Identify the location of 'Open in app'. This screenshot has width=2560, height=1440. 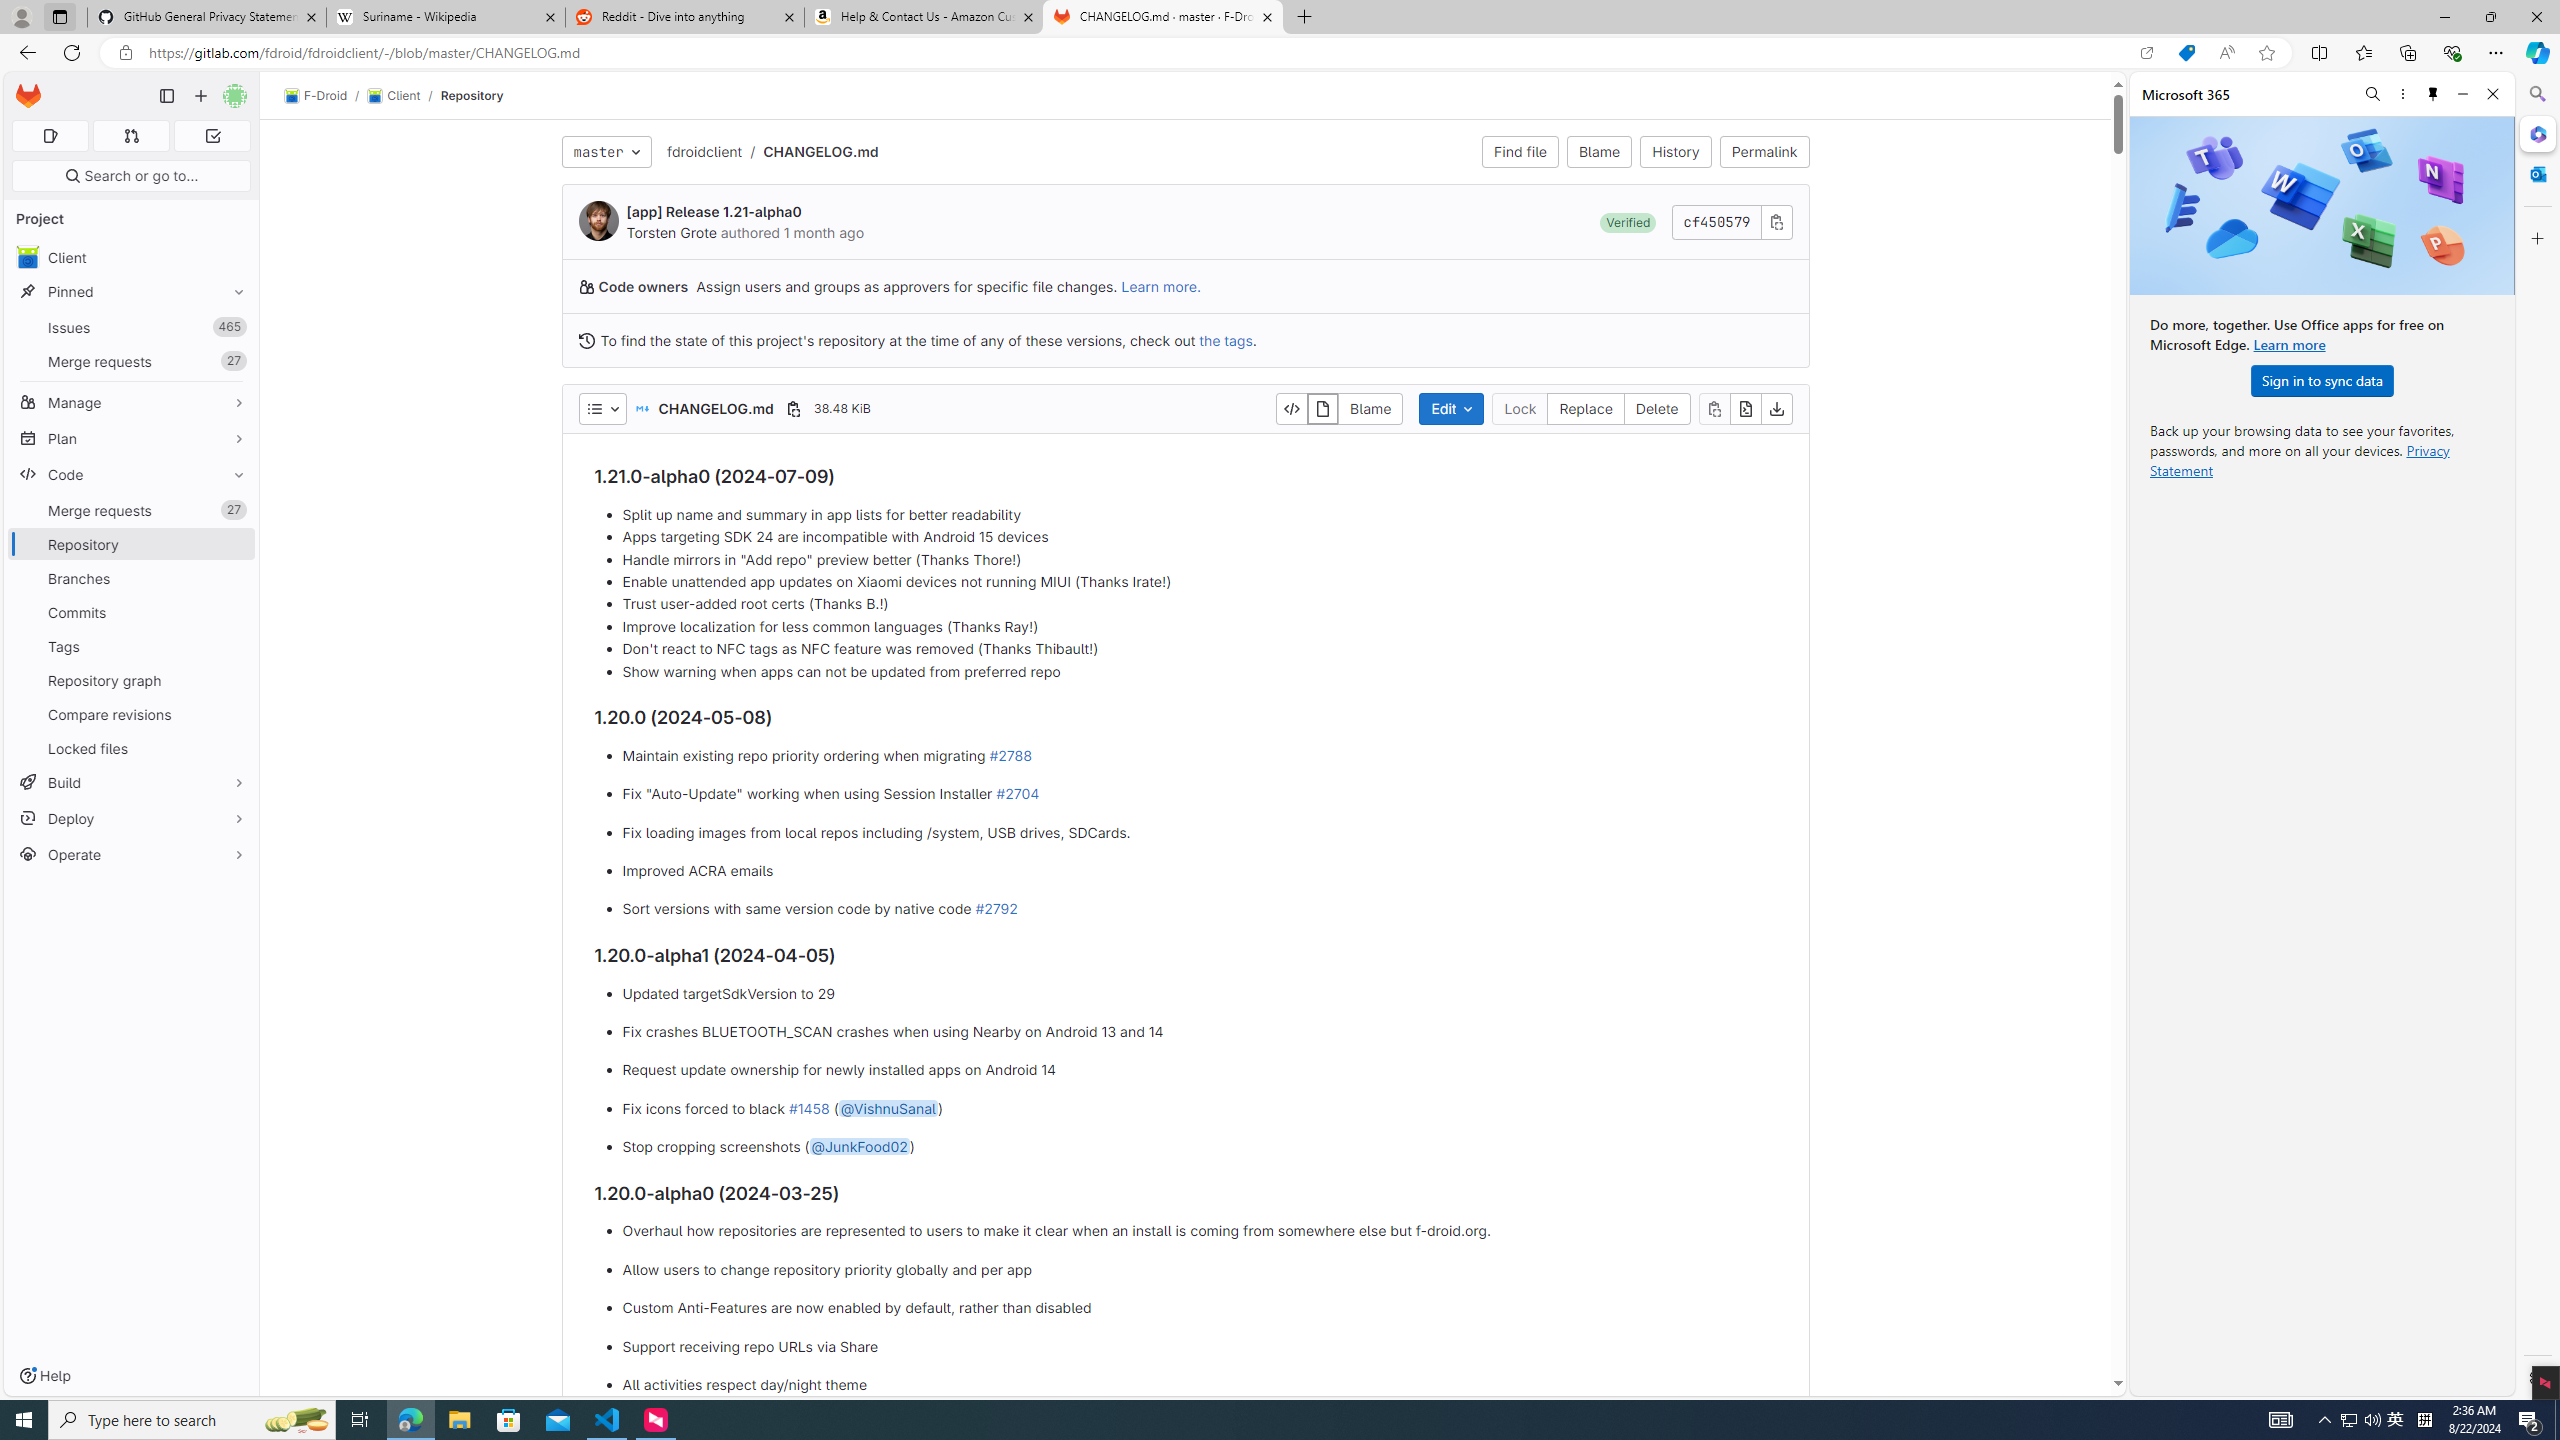
(2145, 53).